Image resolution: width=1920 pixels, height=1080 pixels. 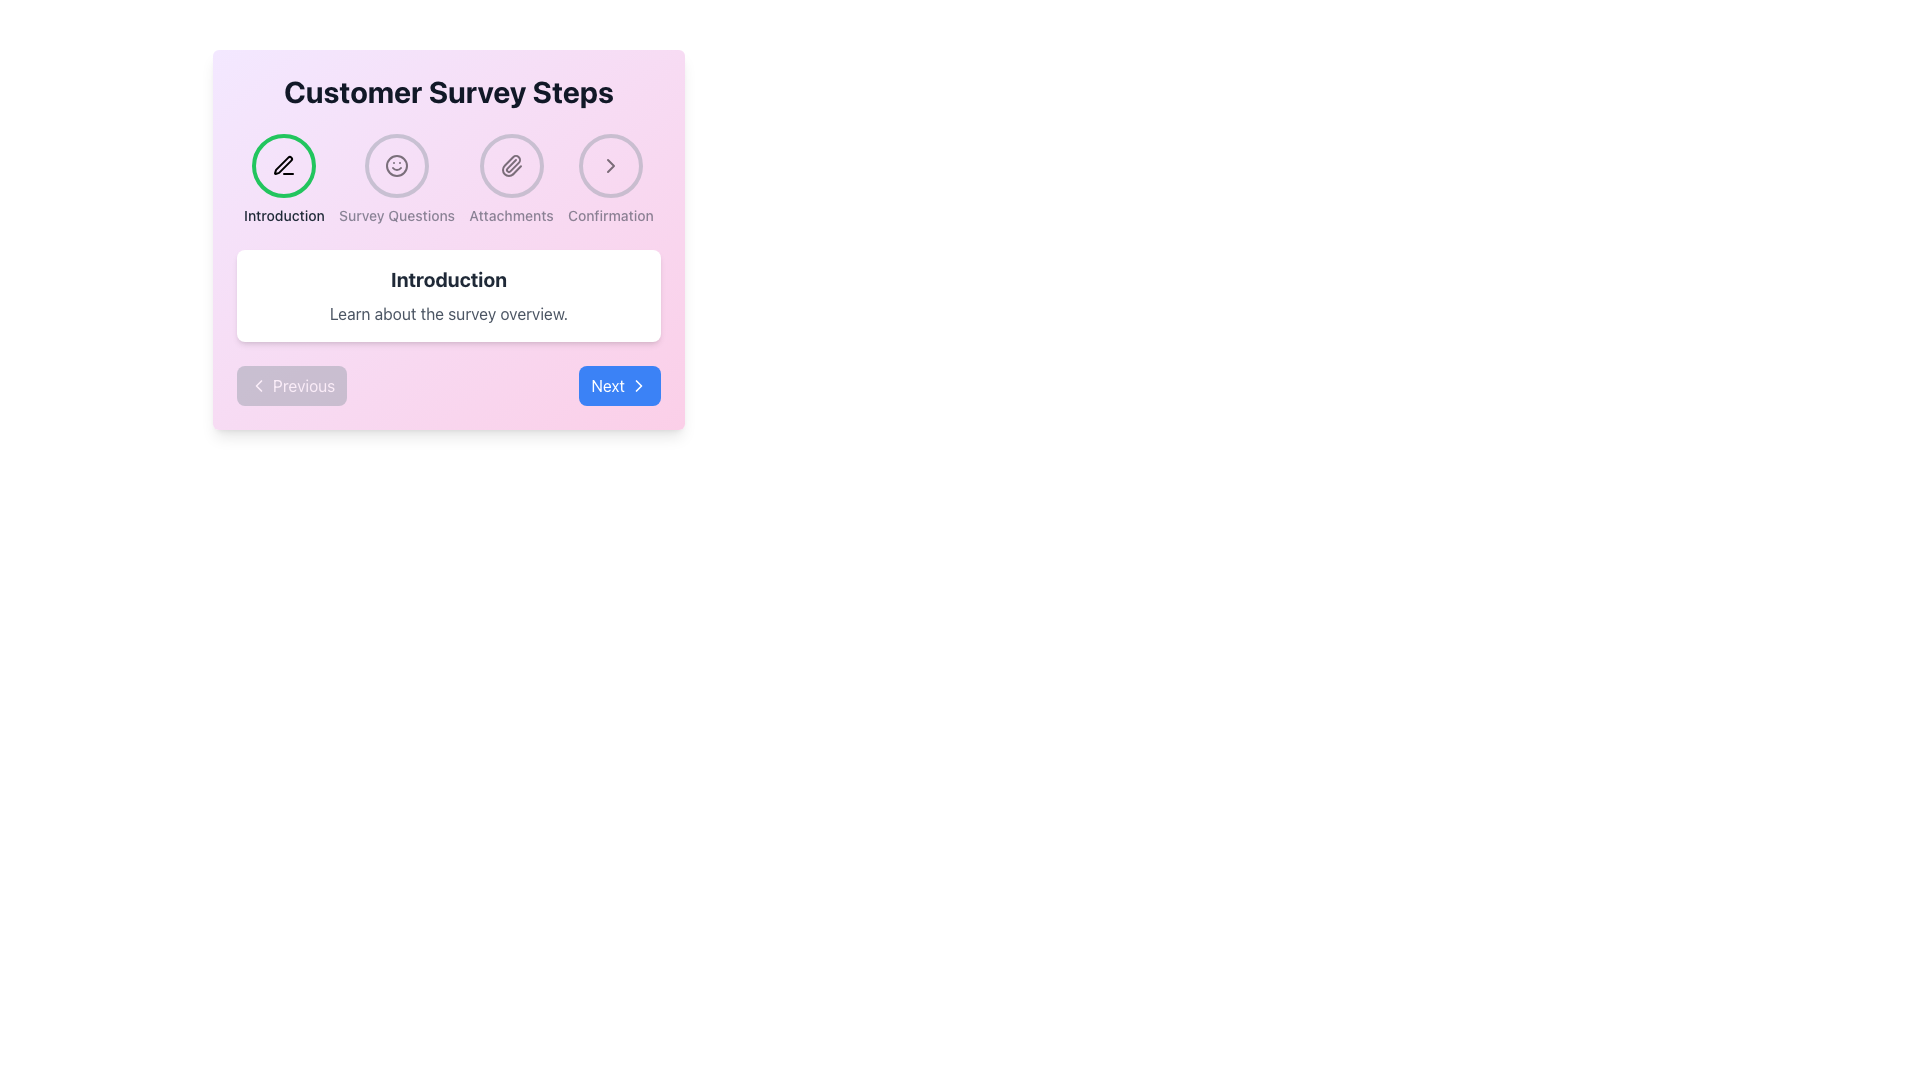 What do you see at coordinates (609, 164) in the screenshot?
I see `the chevron icon in the 'Confirmation' step of the 'Customer Survey Steps' interface, which is the rightmost circular item indicating progression` at bounding box center [609, 164].